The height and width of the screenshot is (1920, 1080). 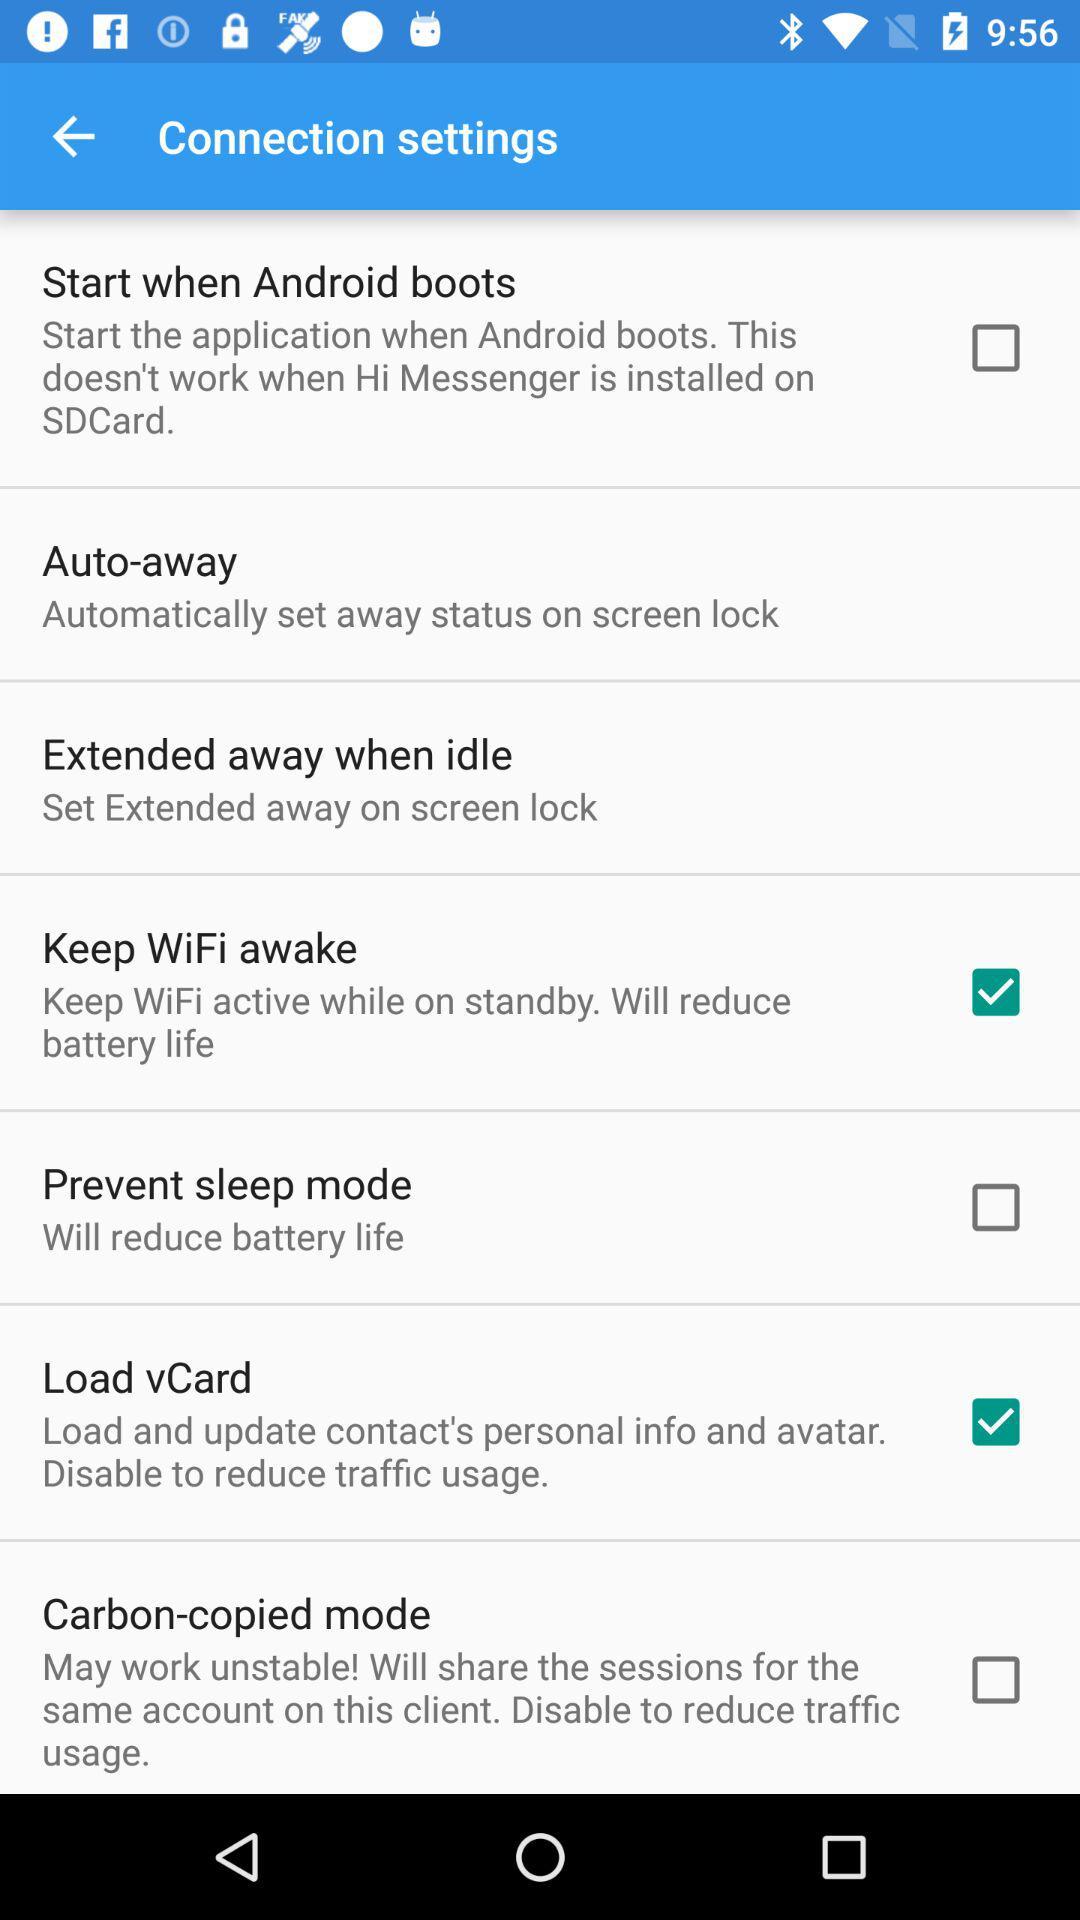 I want to click on the auto-away item, so click(x=138, y=559).